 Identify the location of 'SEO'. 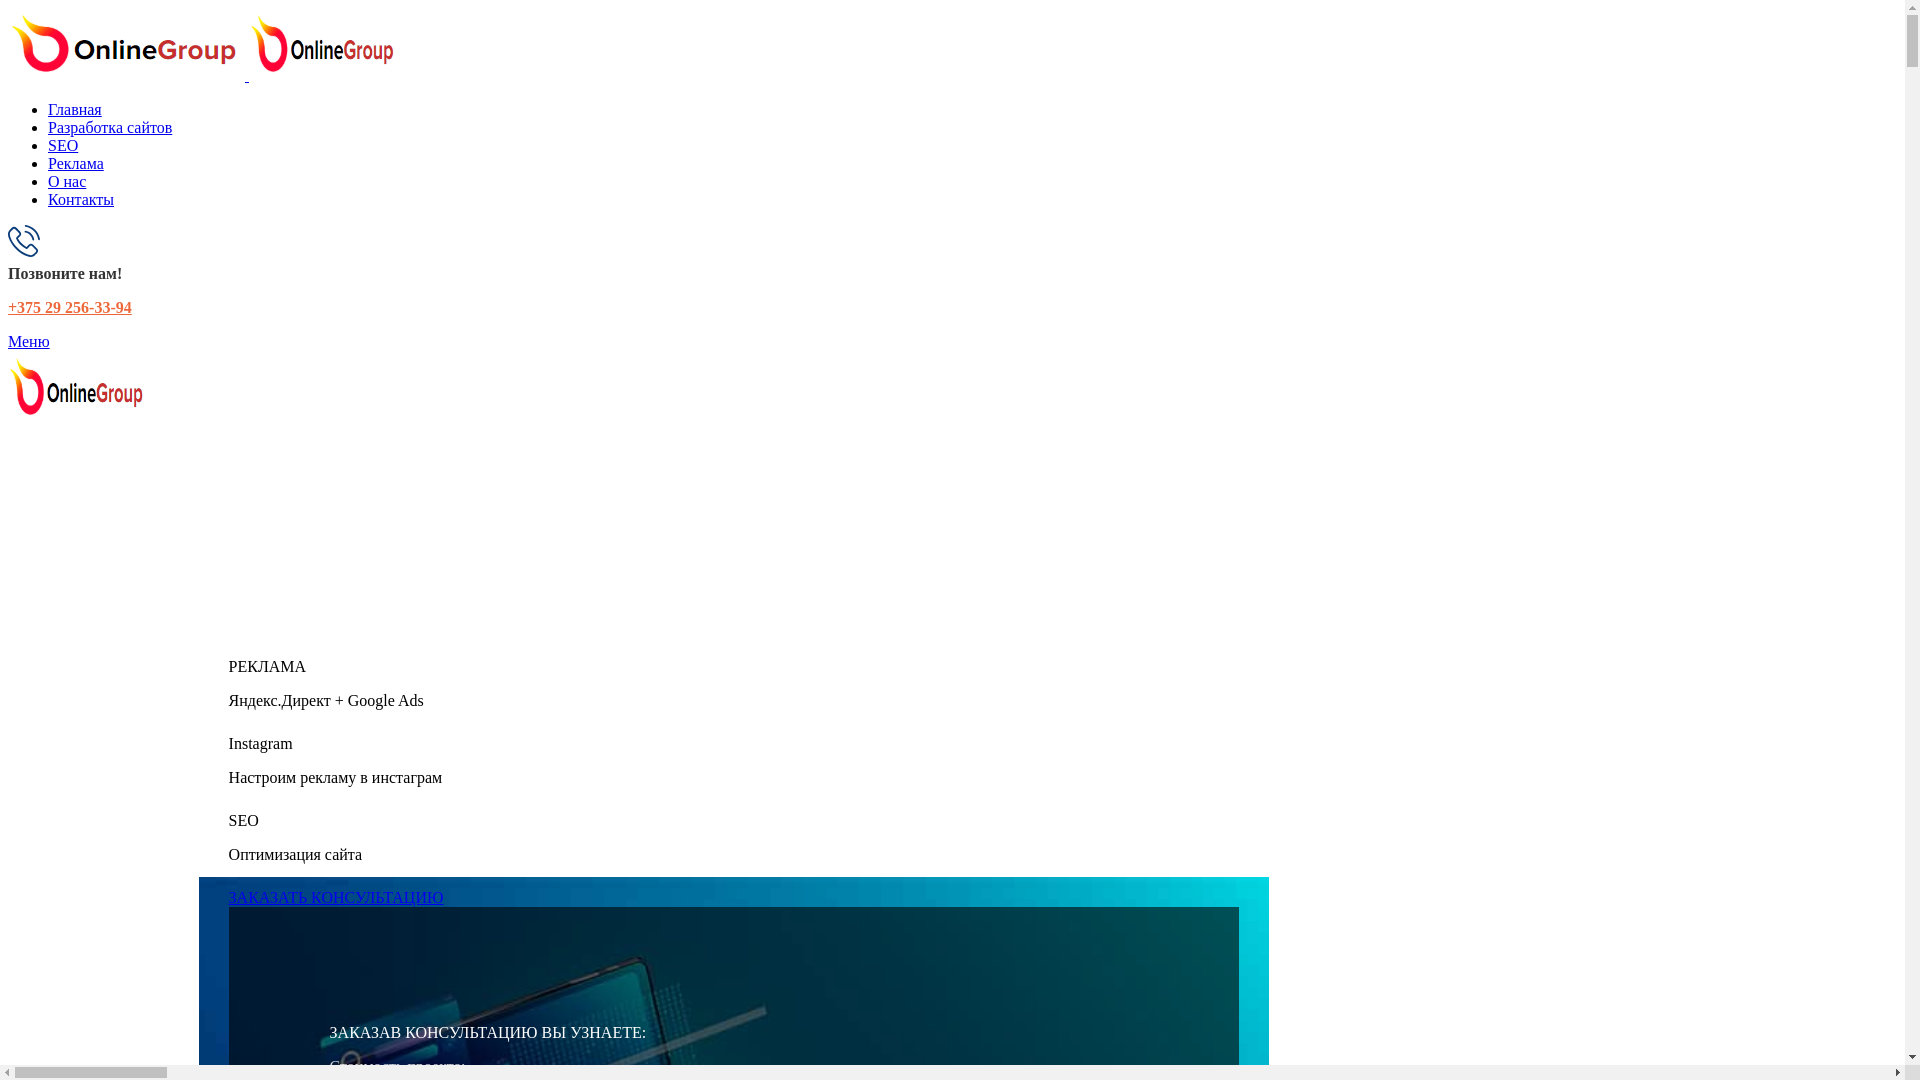
(62, 144).